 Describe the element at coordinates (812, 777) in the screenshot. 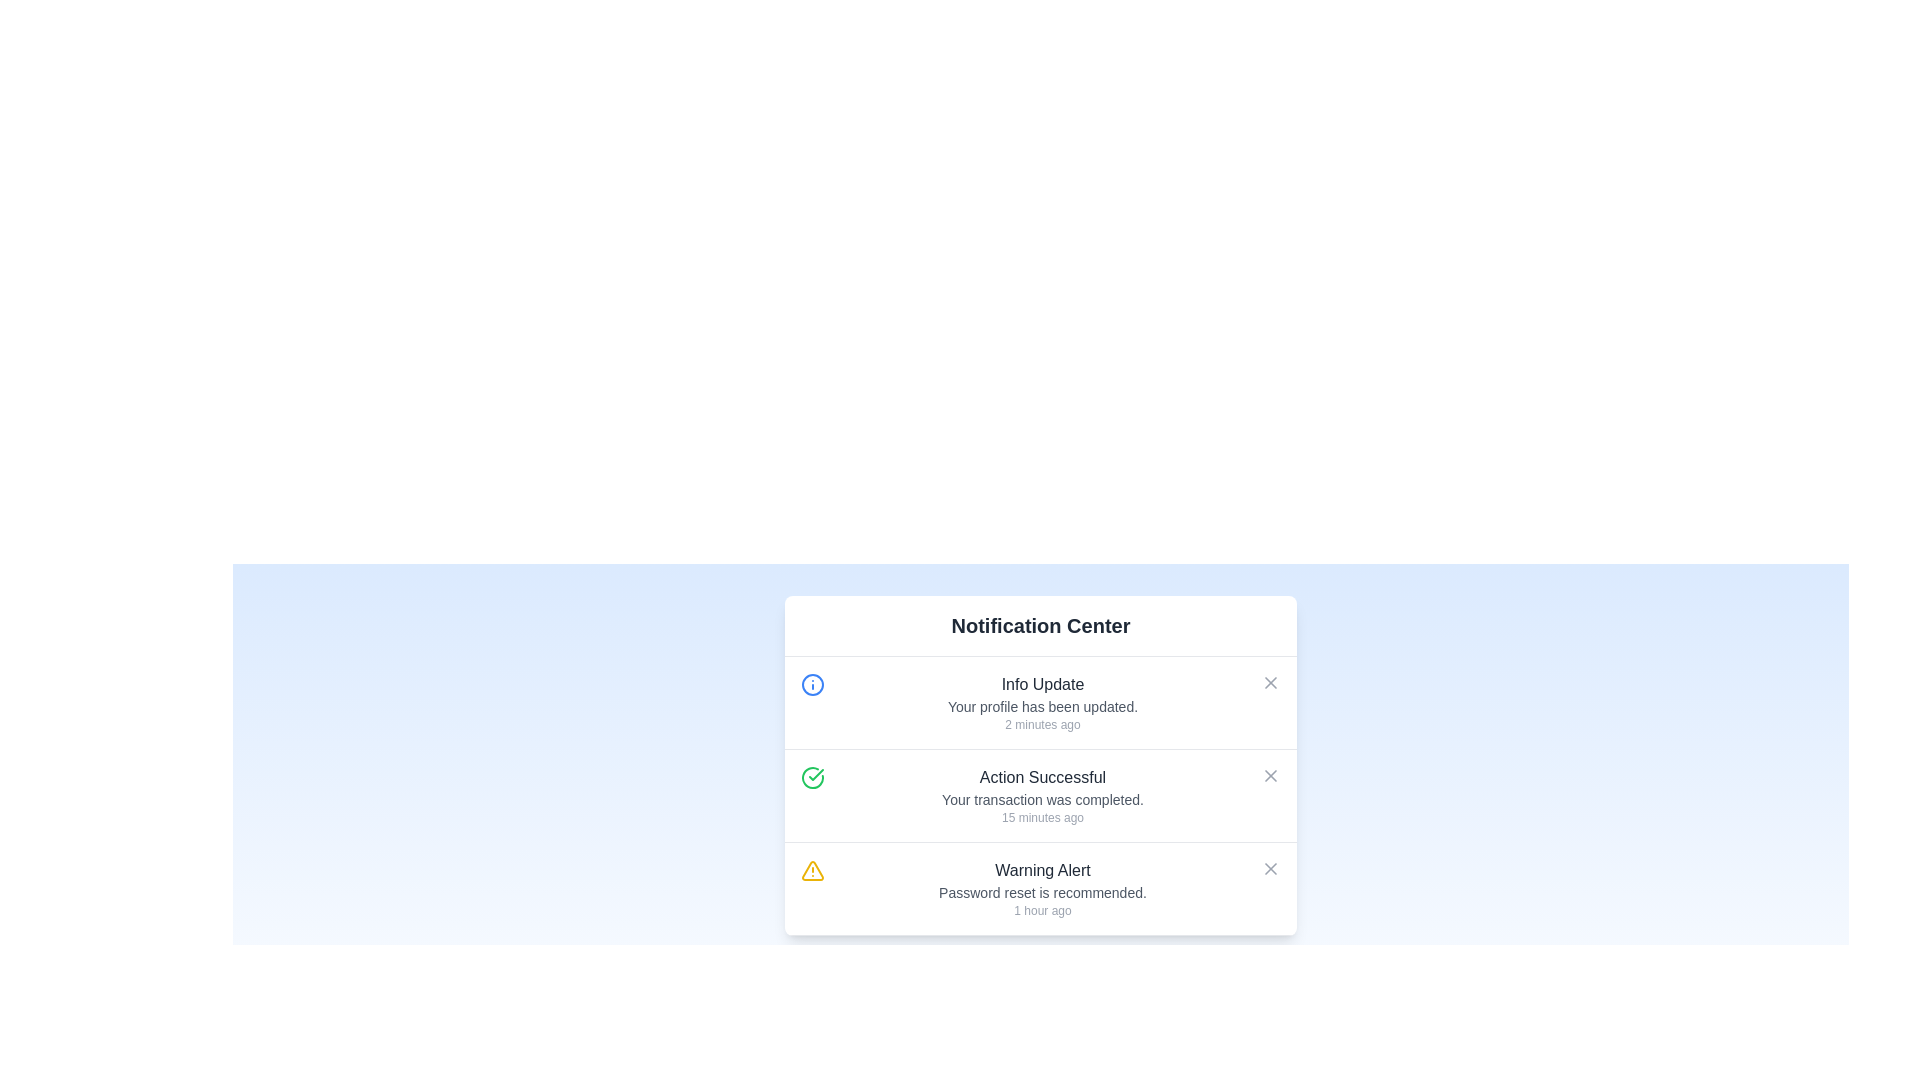

I see `the green circular checkmark icon representing 'Action Successful' within the notification entry` at that location.